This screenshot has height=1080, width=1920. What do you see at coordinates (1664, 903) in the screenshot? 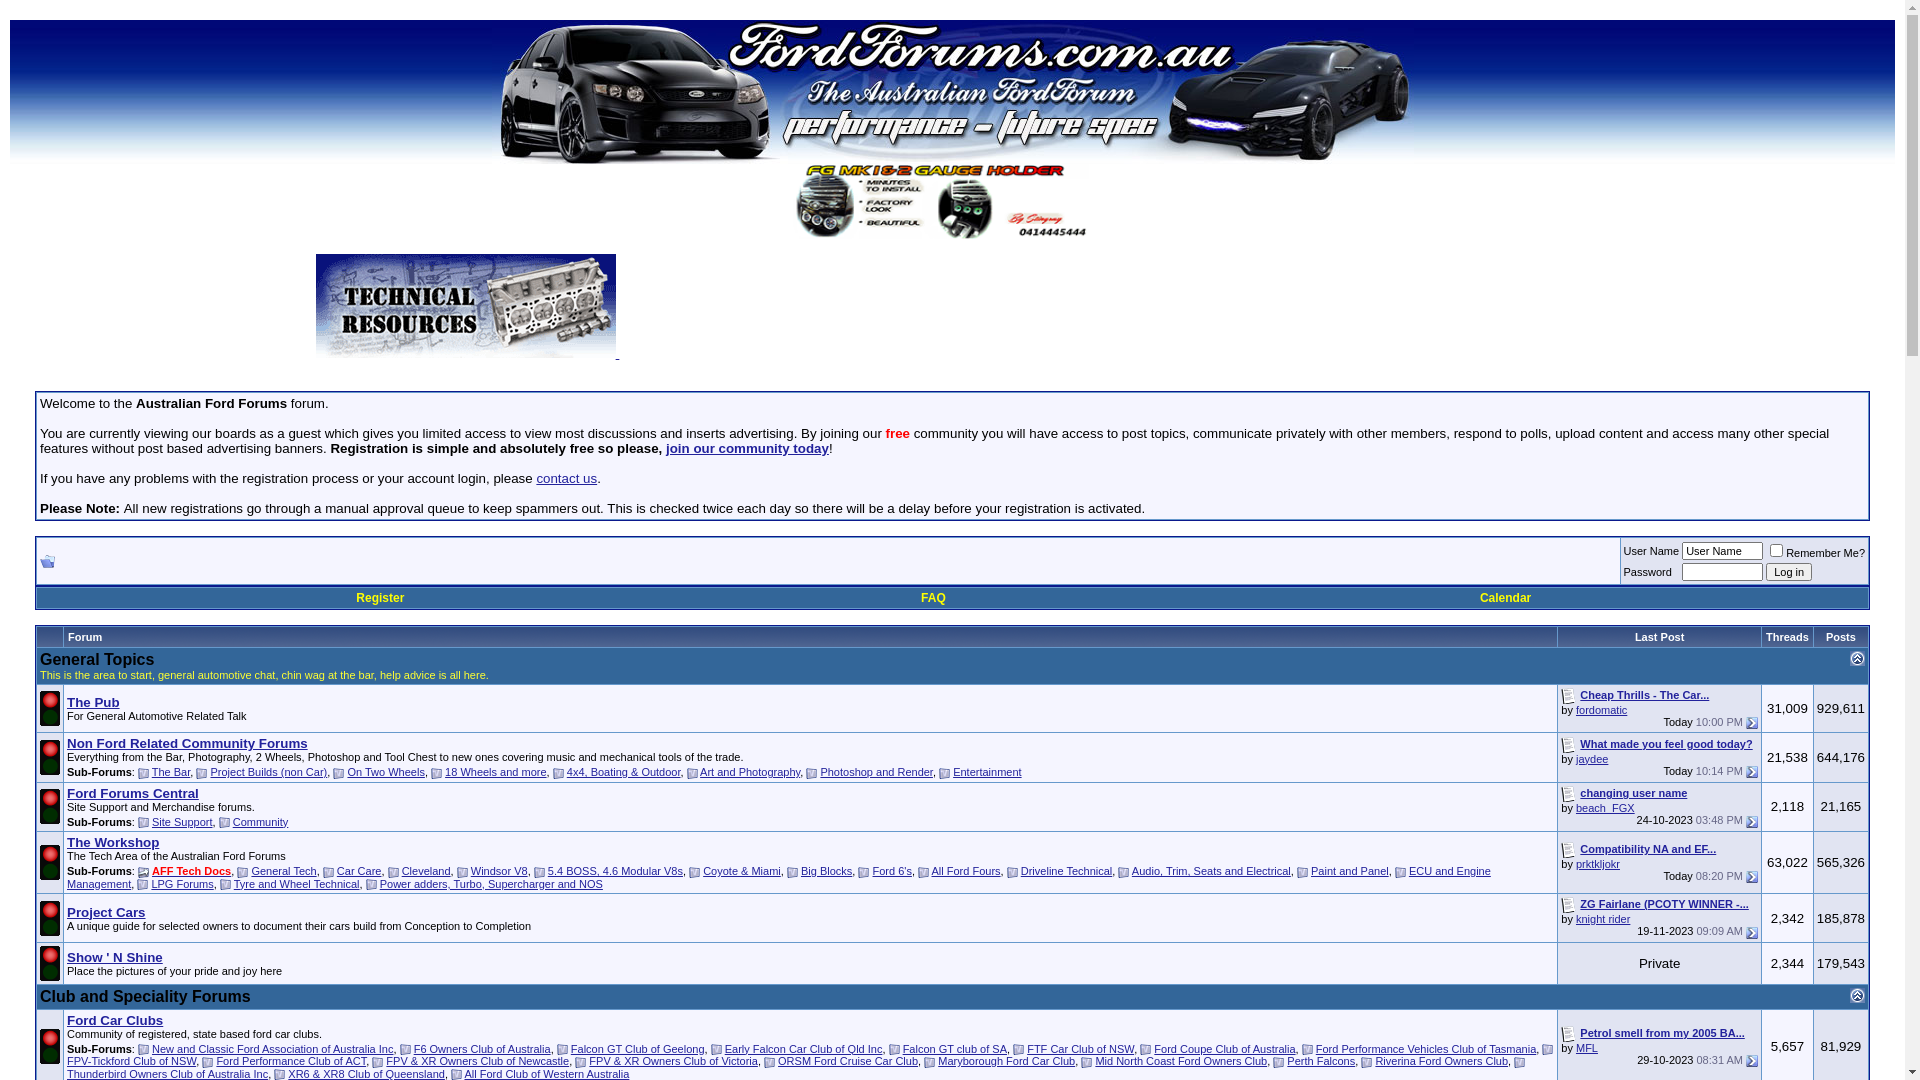
I see `'ZG Fairlane (PCOTY WINNER -...'` at bounding box center [1664, 903].